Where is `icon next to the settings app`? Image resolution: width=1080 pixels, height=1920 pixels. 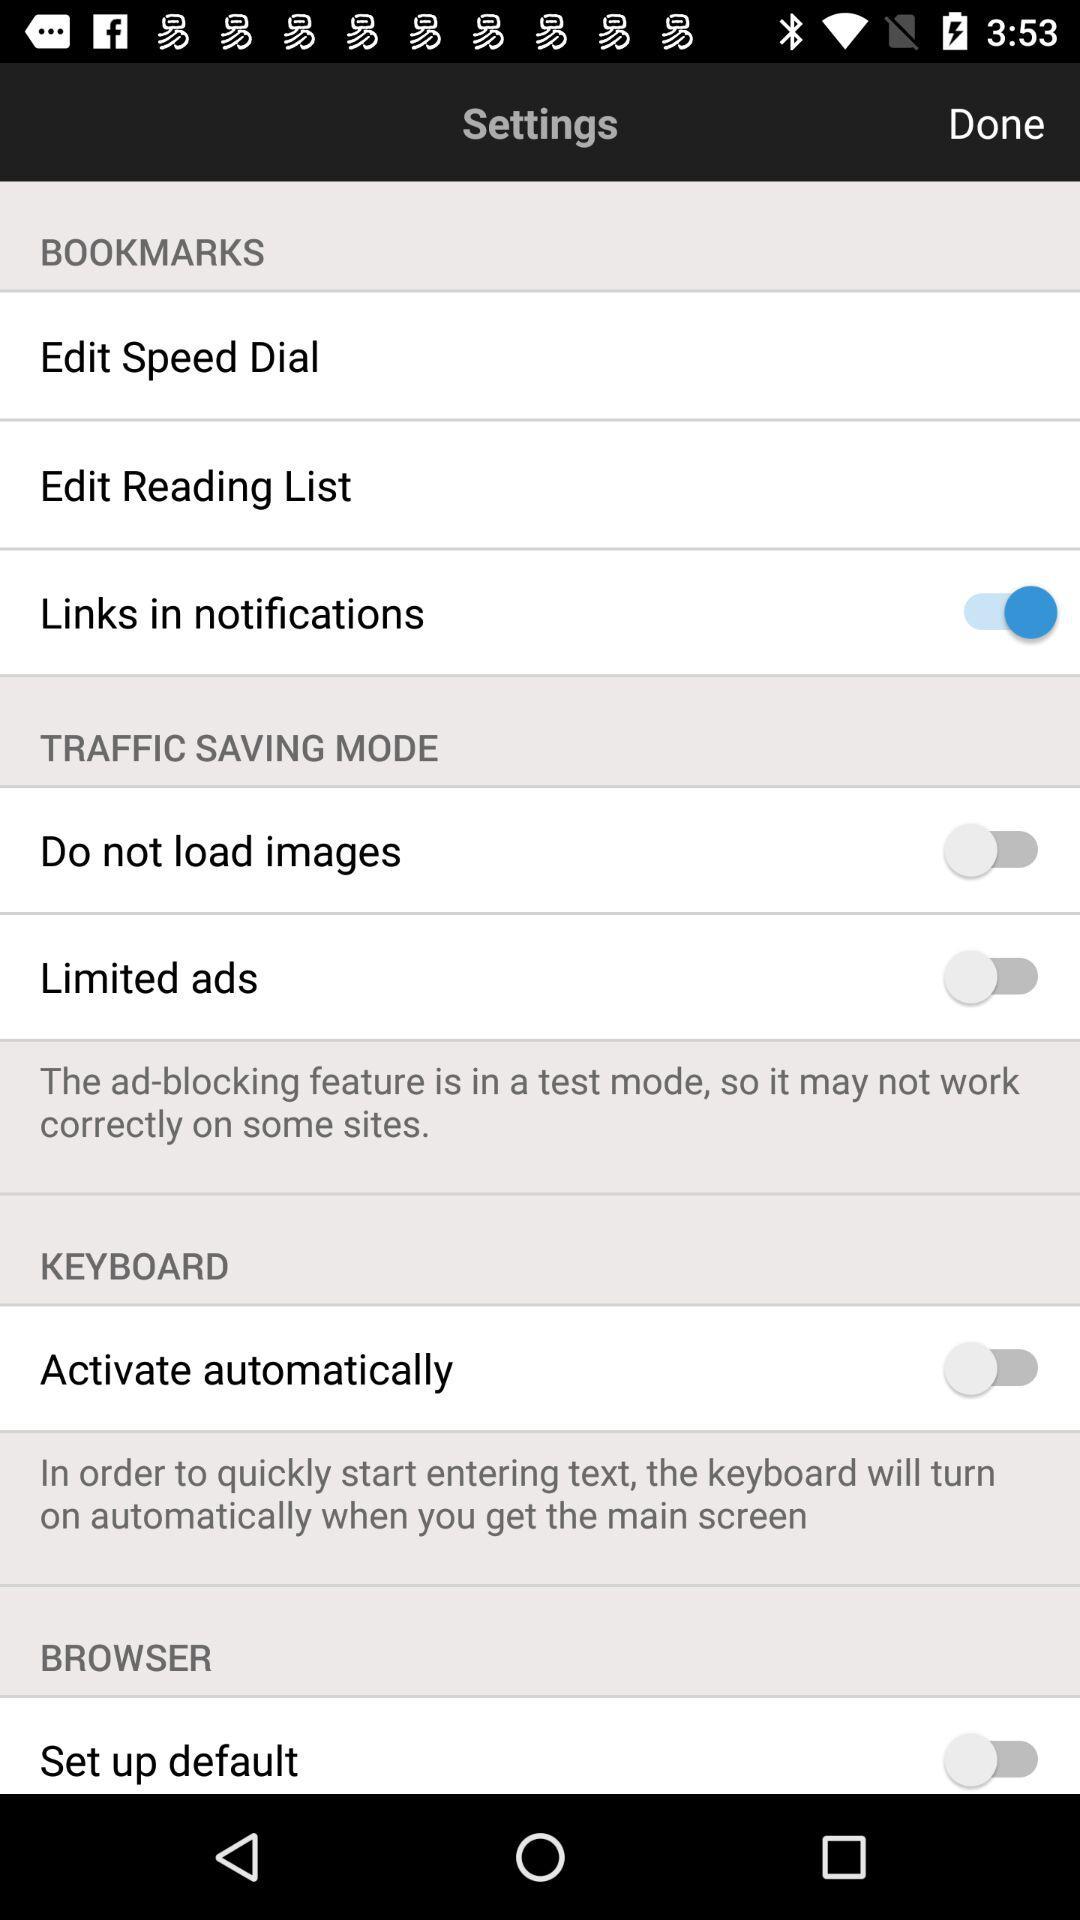 icon next to the settings app is located at coordinates (898, 121).